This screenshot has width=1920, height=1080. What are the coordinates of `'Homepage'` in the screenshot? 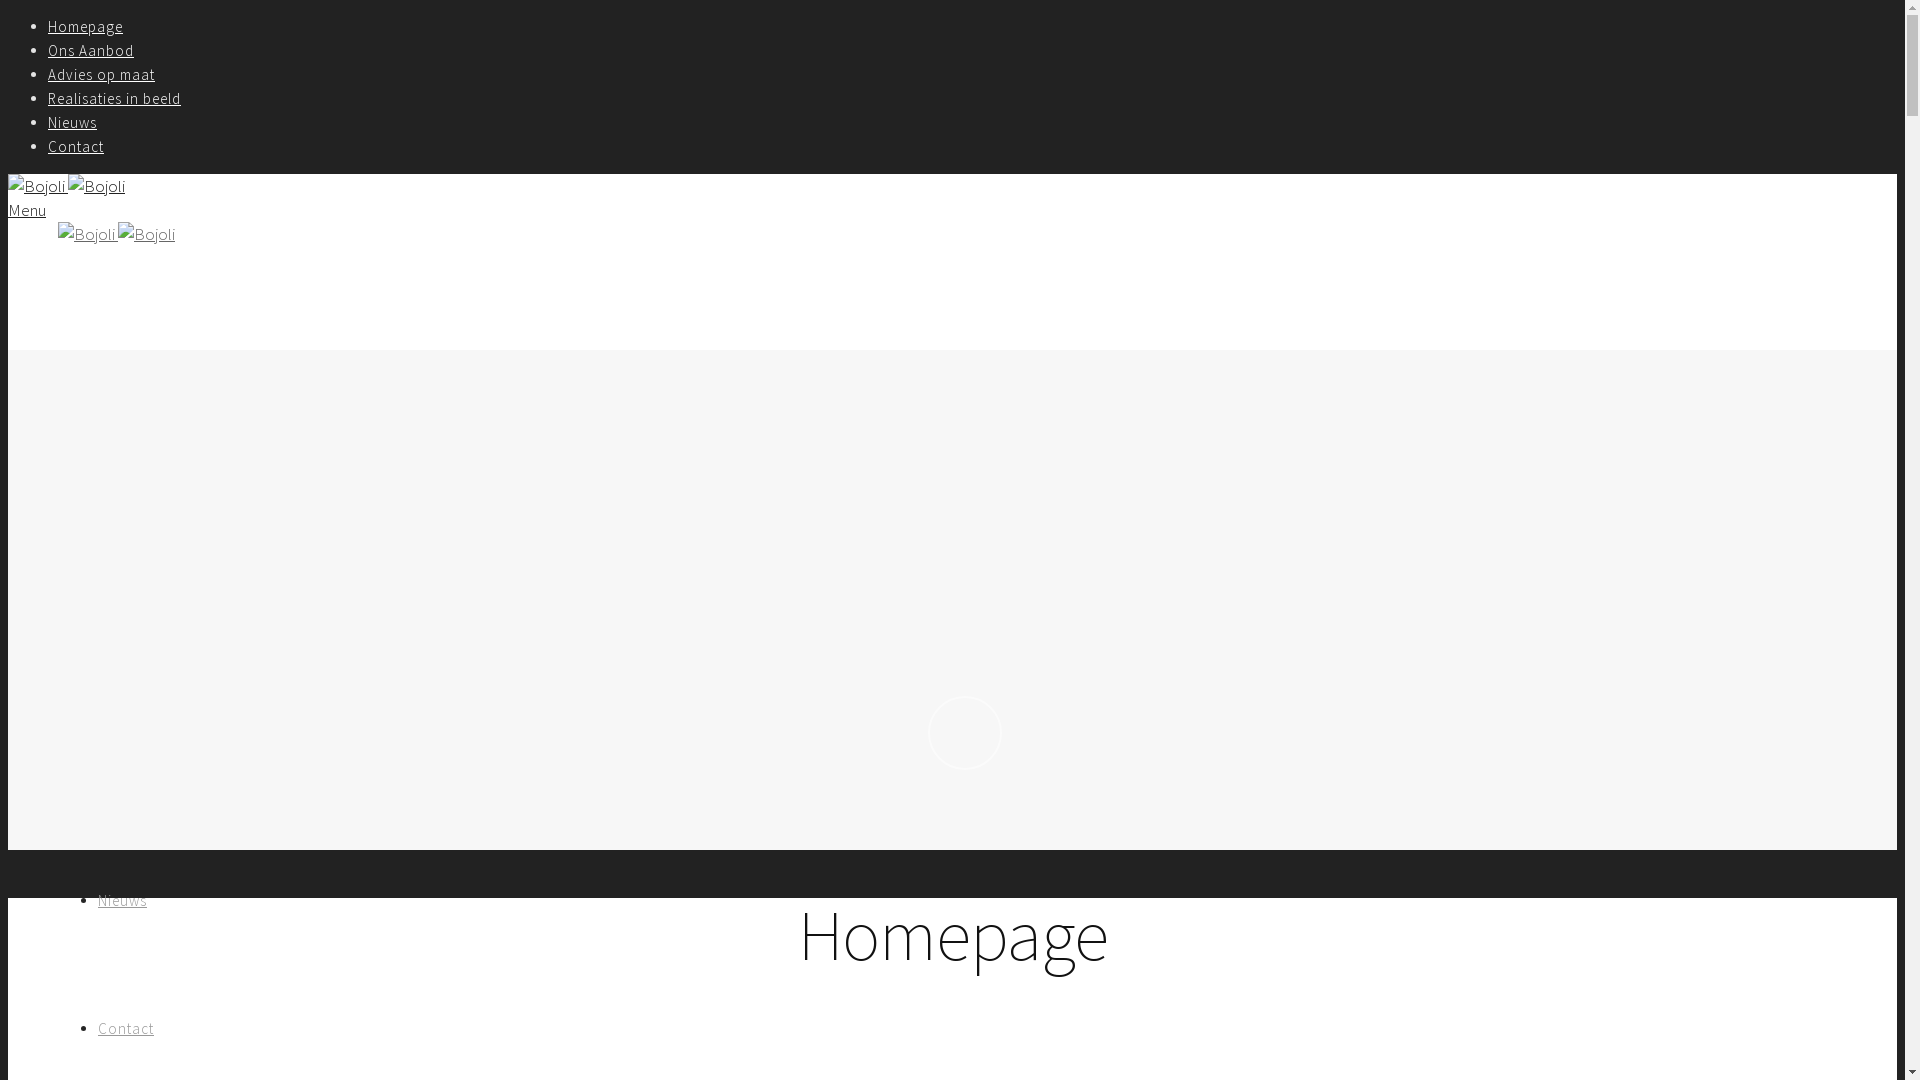 It's located at (84, 26).